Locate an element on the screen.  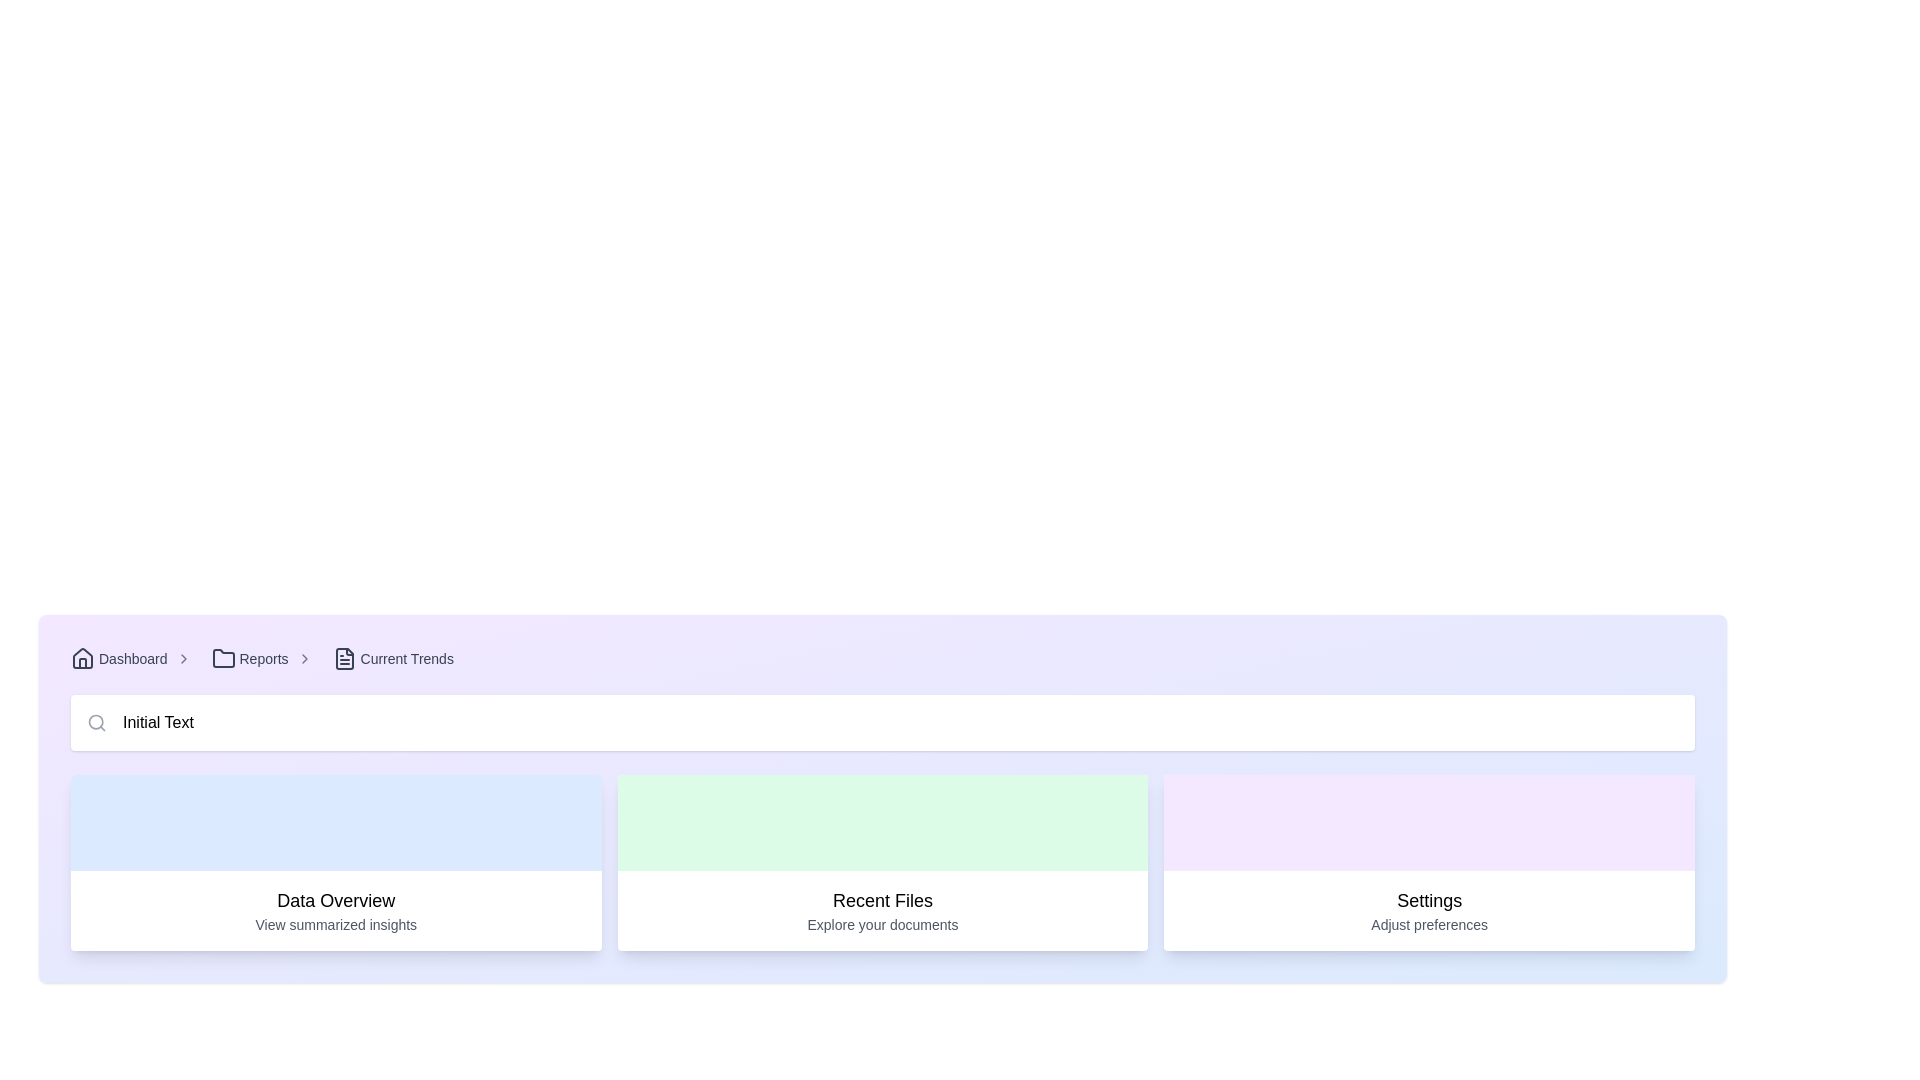
text within the search bar input field that has a white background, rounded corners, and an outlined magnifying glass icon, positioned below the breadcrumb section 'Dashboard > Reports > Current Trends' is located at coordinates (882, 722).